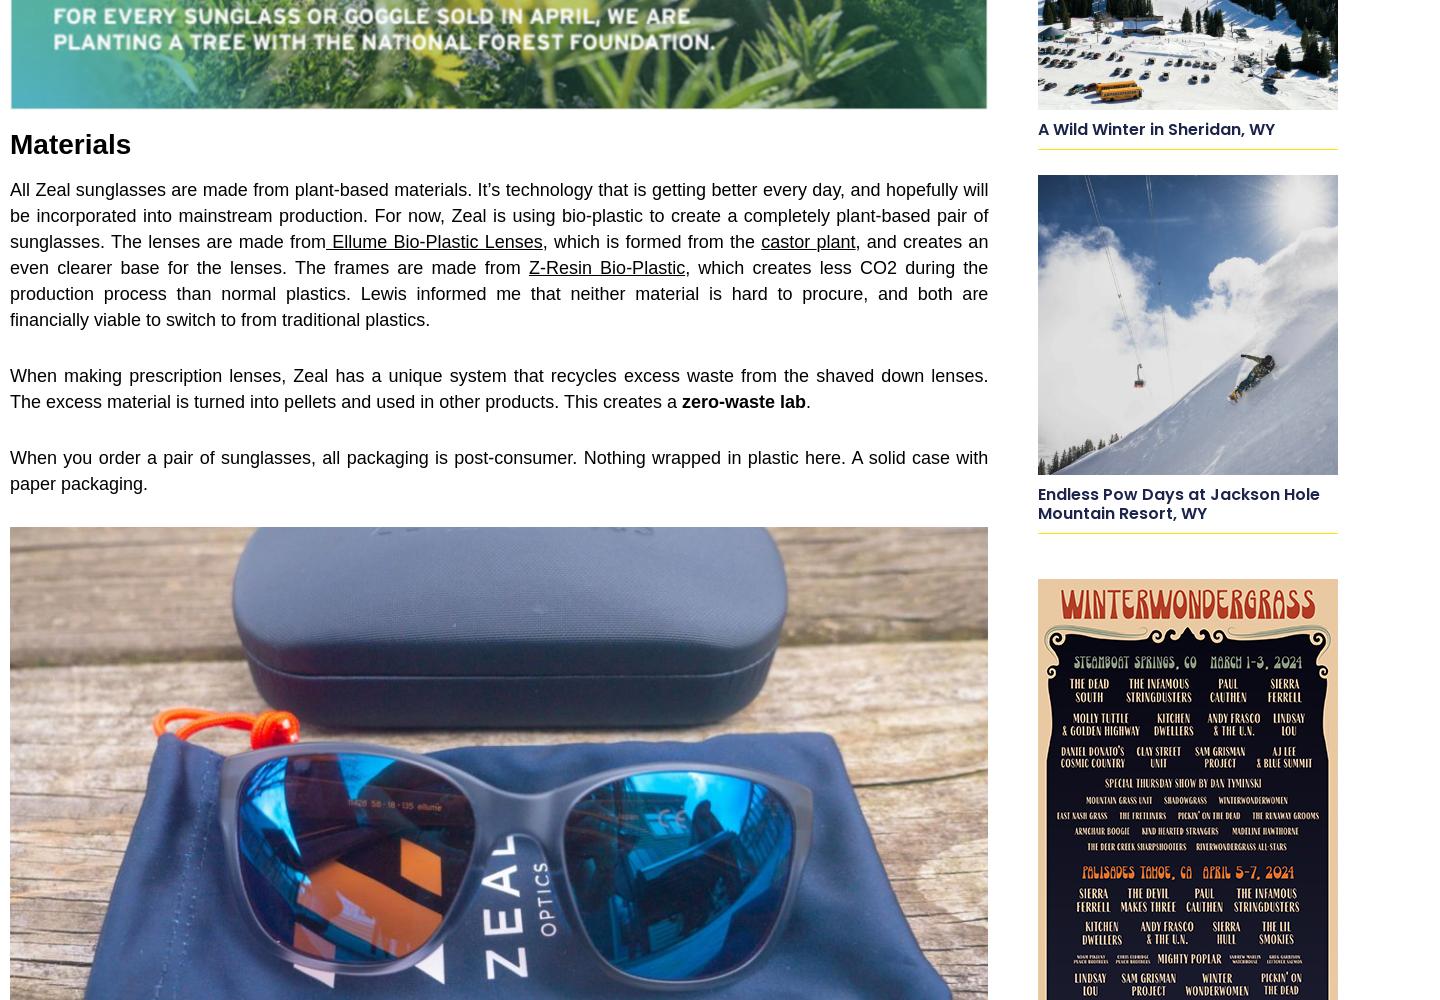 The image size is (1440, 1000). Describe the element at coordinates (743, 402) in the screenshot. I see `'zero-waste lab'` at that location.